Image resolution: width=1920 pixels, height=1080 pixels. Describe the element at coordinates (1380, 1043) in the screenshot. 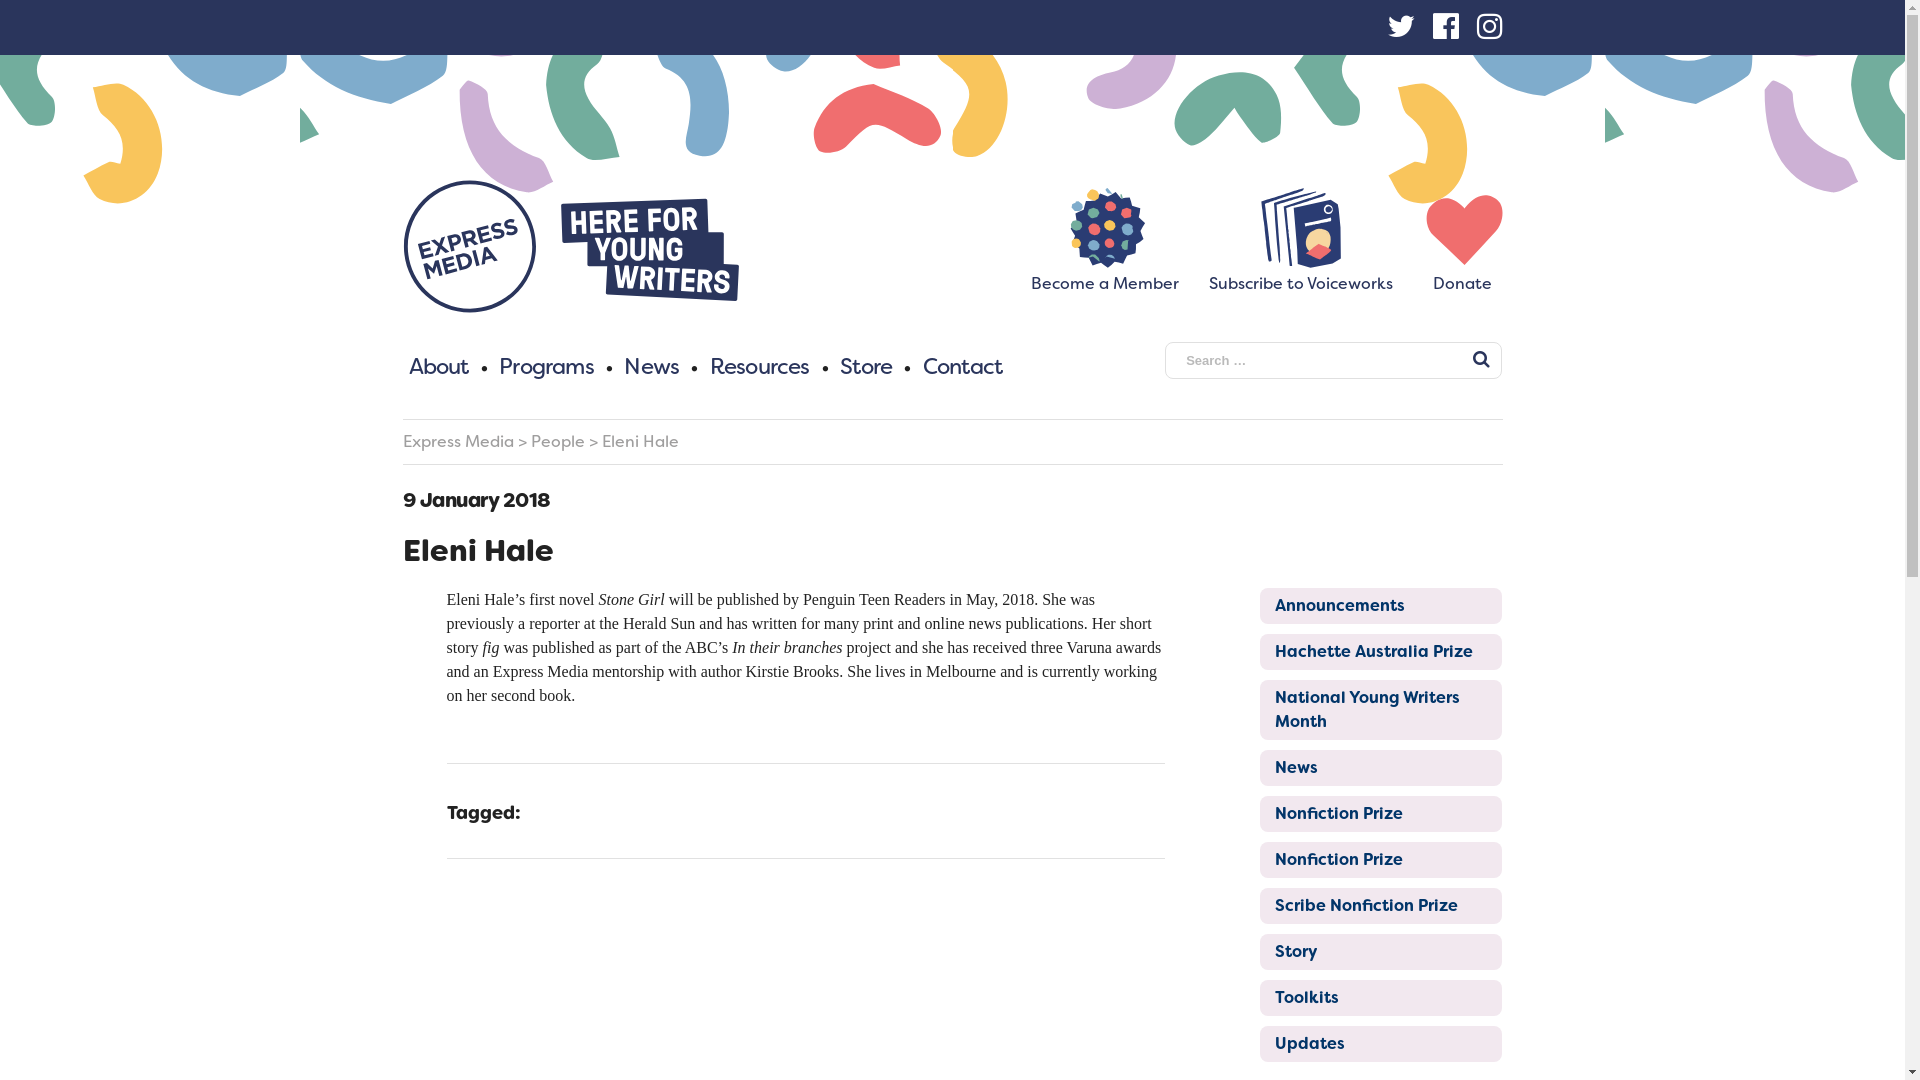

I see `'Updates'` at that location.